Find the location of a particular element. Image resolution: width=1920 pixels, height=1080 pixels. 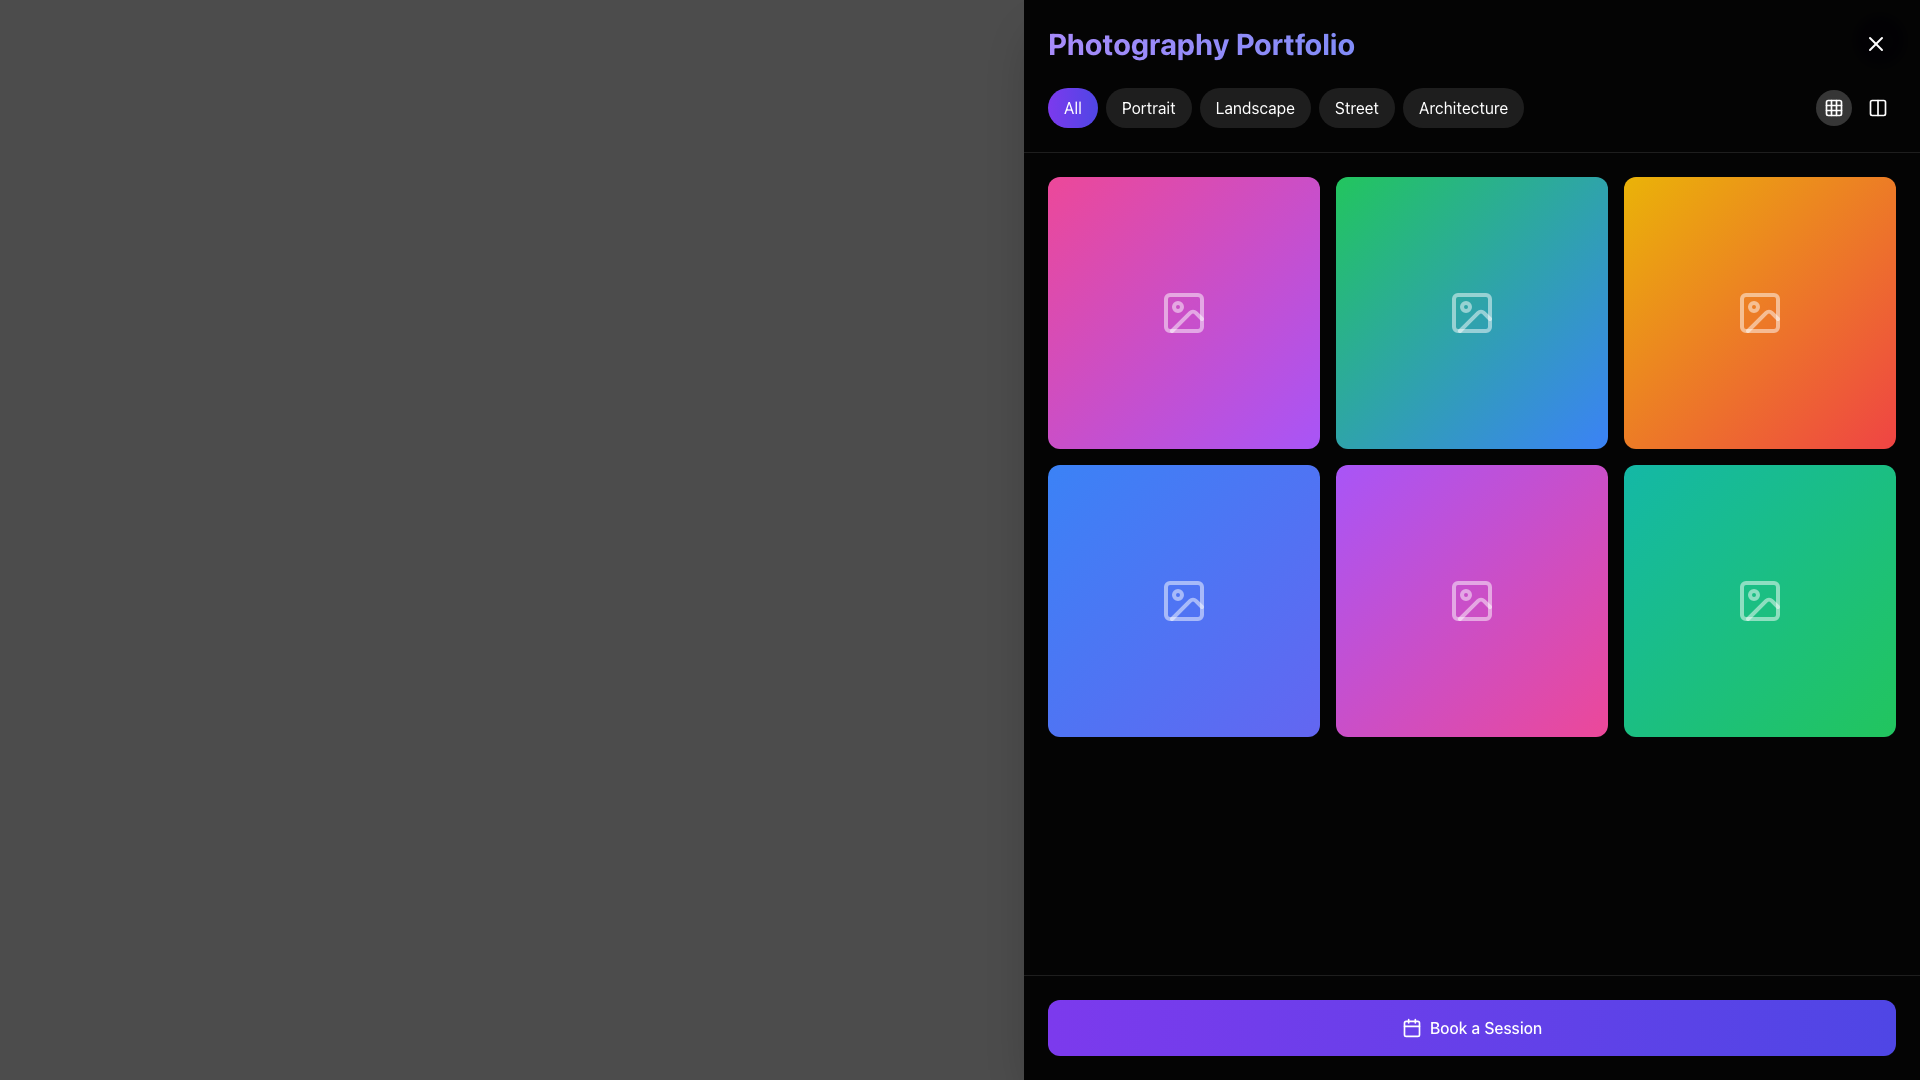

the central square of the grid layout icon, which is a small rectangular shape with rounded corners, located at the top-right corner of the interface is located at coordinates (1833, 108).